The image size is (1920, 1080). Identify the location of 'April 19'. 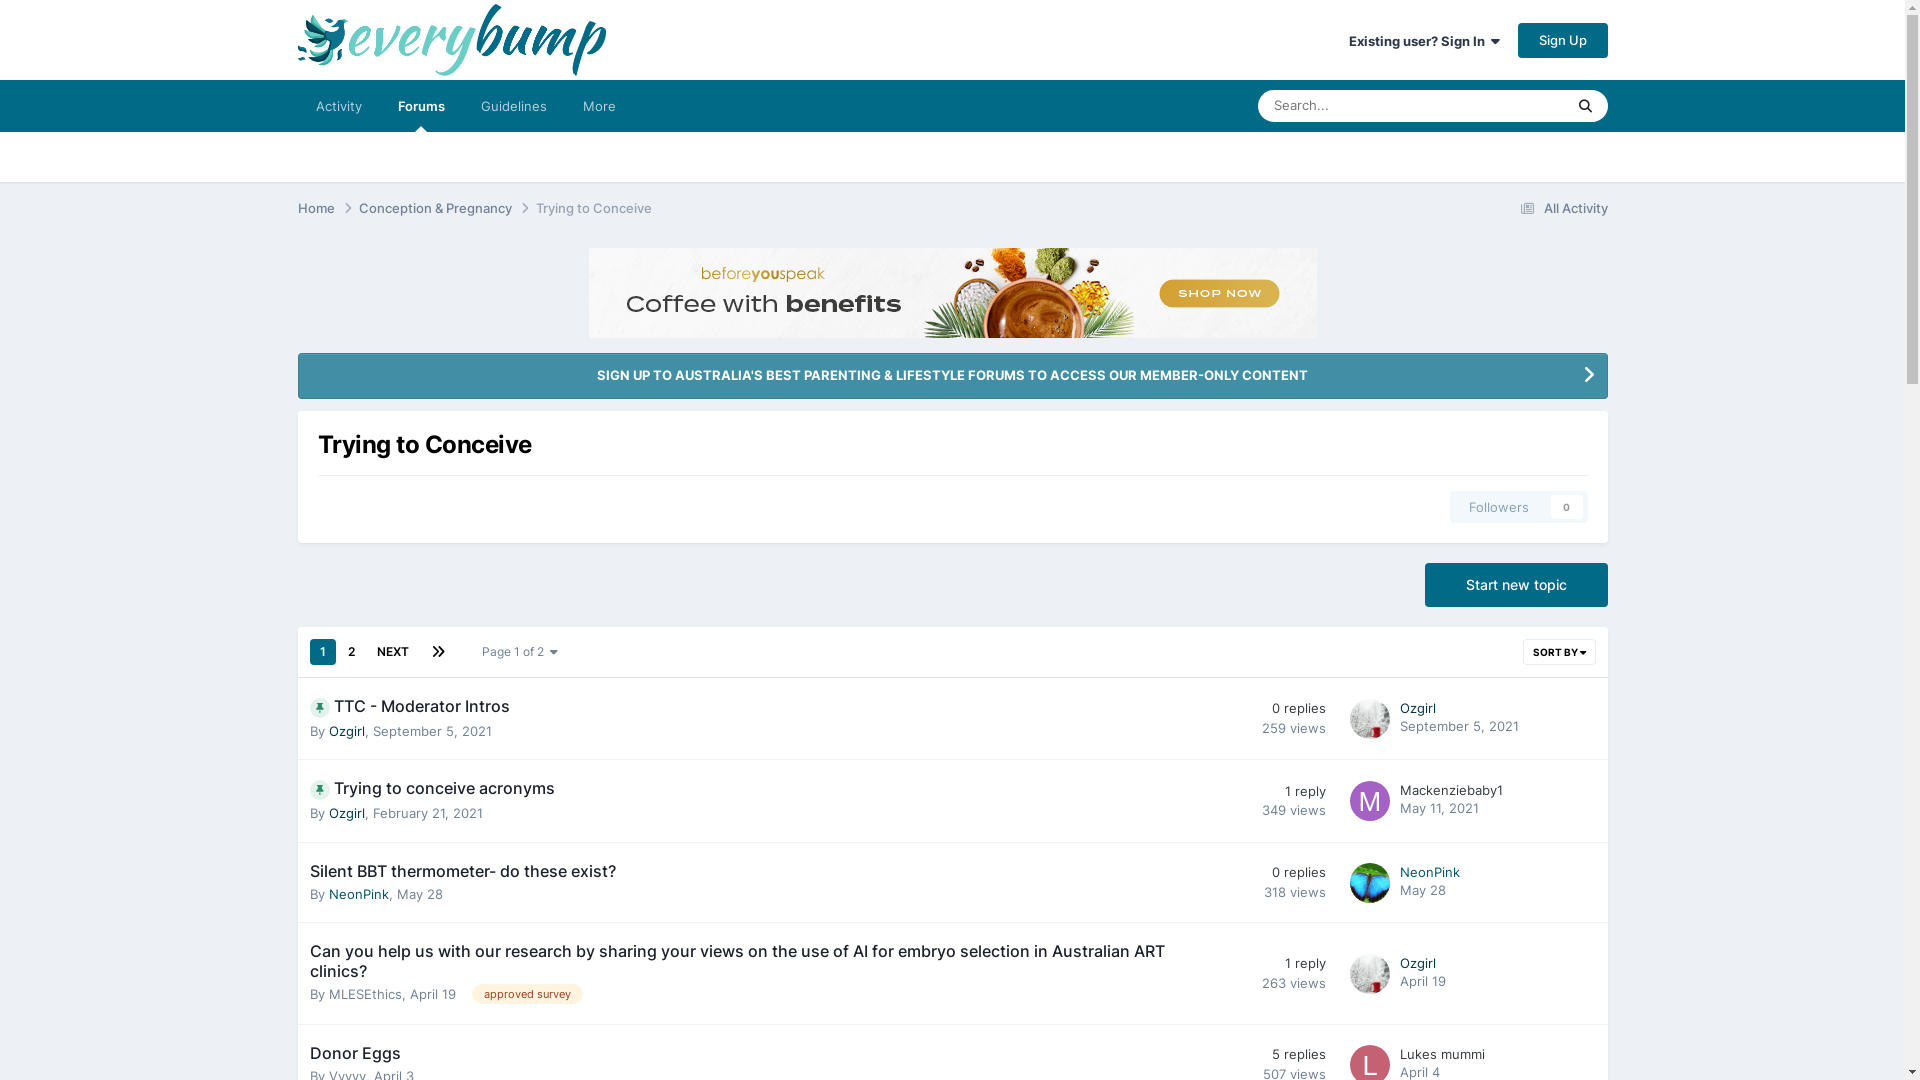
(1421, 979).